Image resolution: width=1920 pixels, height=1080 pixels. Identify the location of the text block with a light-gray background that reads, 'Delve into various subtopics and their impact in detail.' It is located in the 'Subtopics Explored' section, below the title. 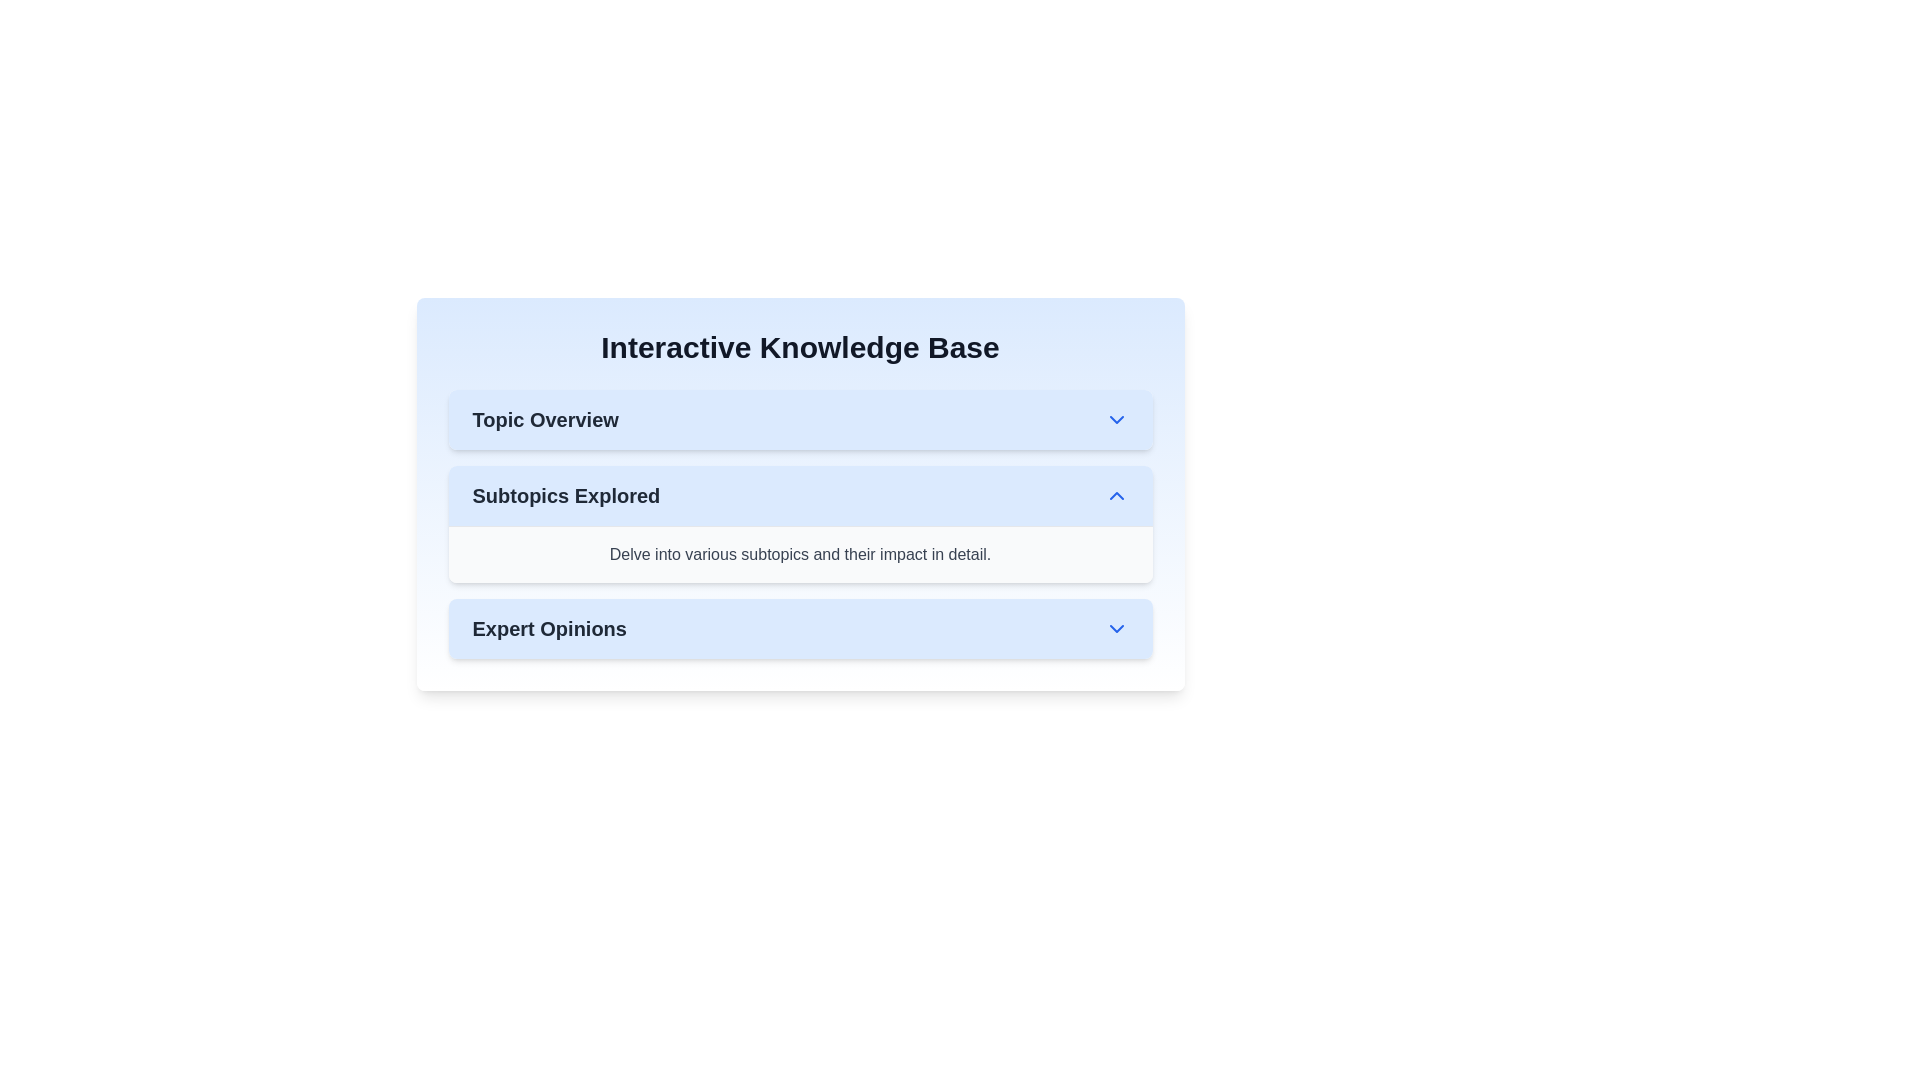
(800, 554).